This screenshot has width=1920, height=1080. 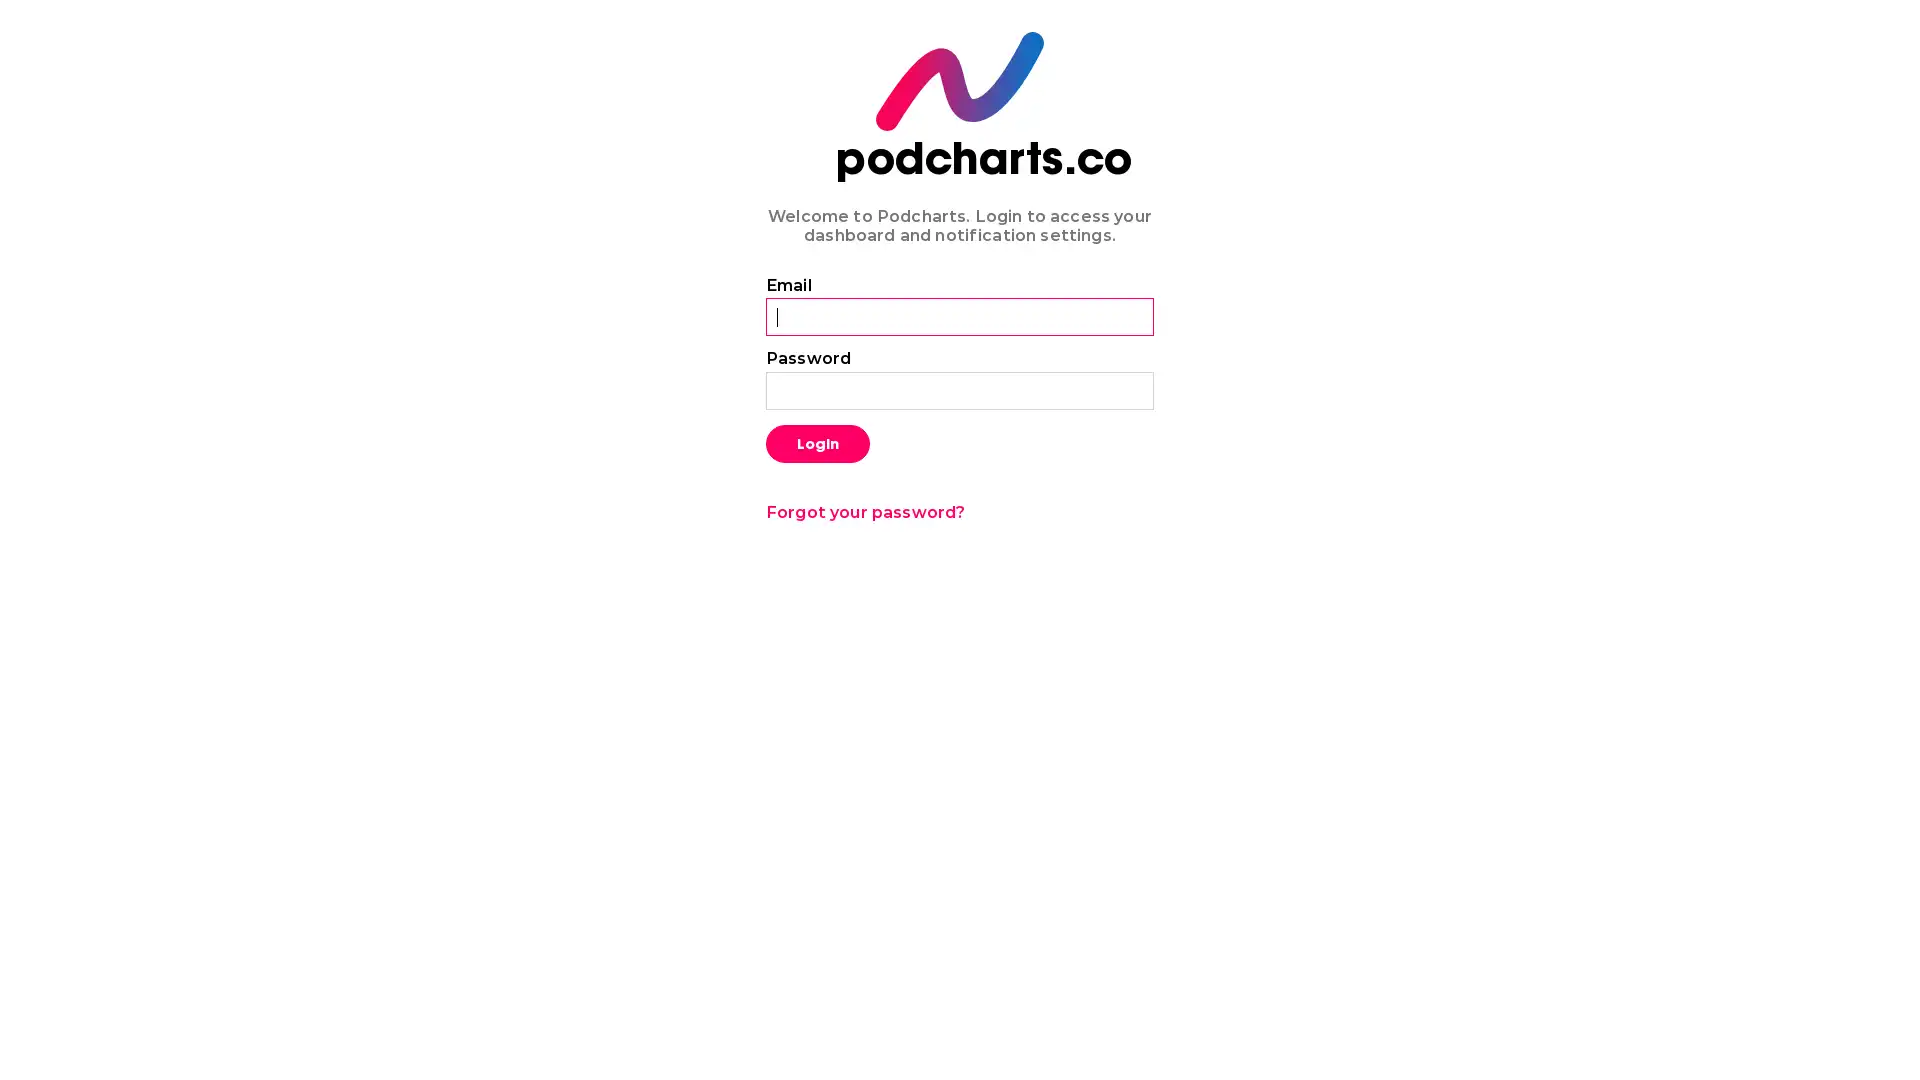 What do you see at coordinates (817, 442) in the screenshot?
I see `Login` at bounding box center [817, 442].